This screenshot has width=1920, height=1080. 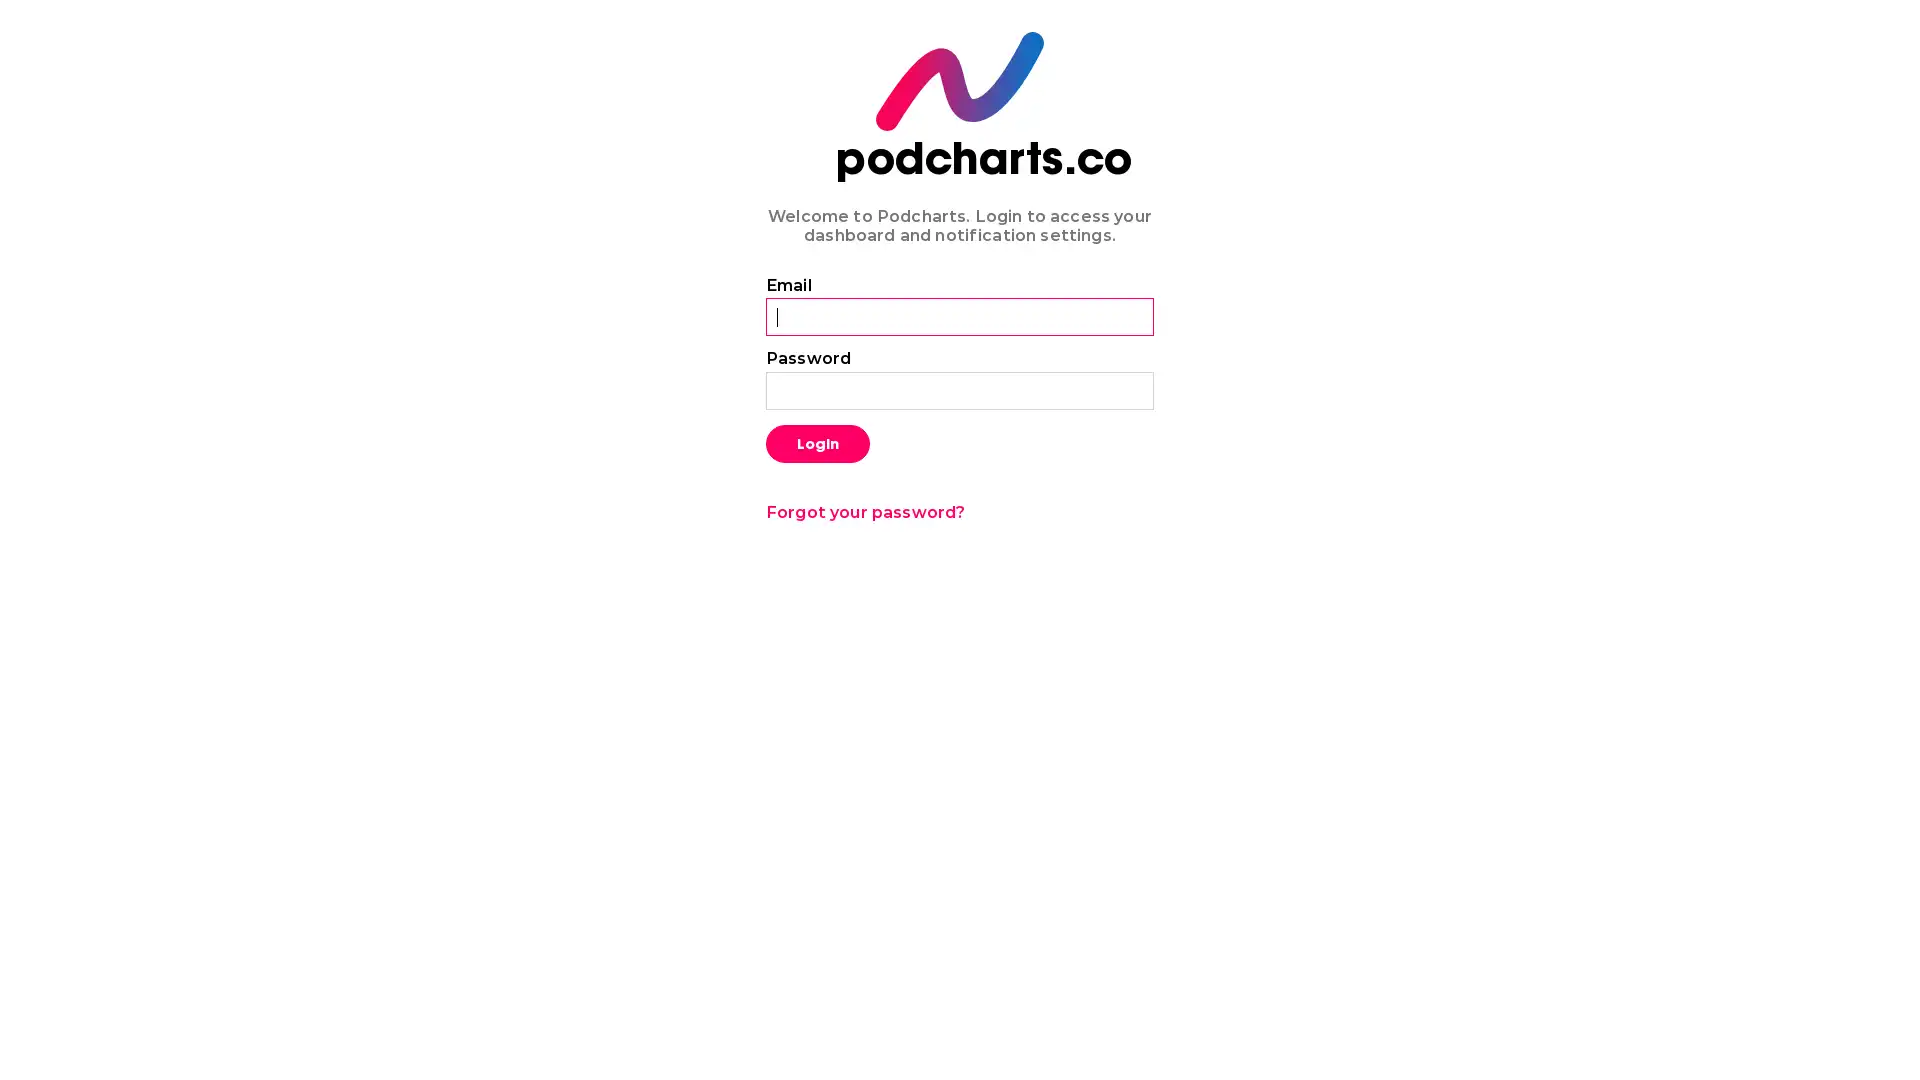 What do you see at coordinates (817, 442) in the screenshot?
I see `Login` at bounding box center [817, 442].